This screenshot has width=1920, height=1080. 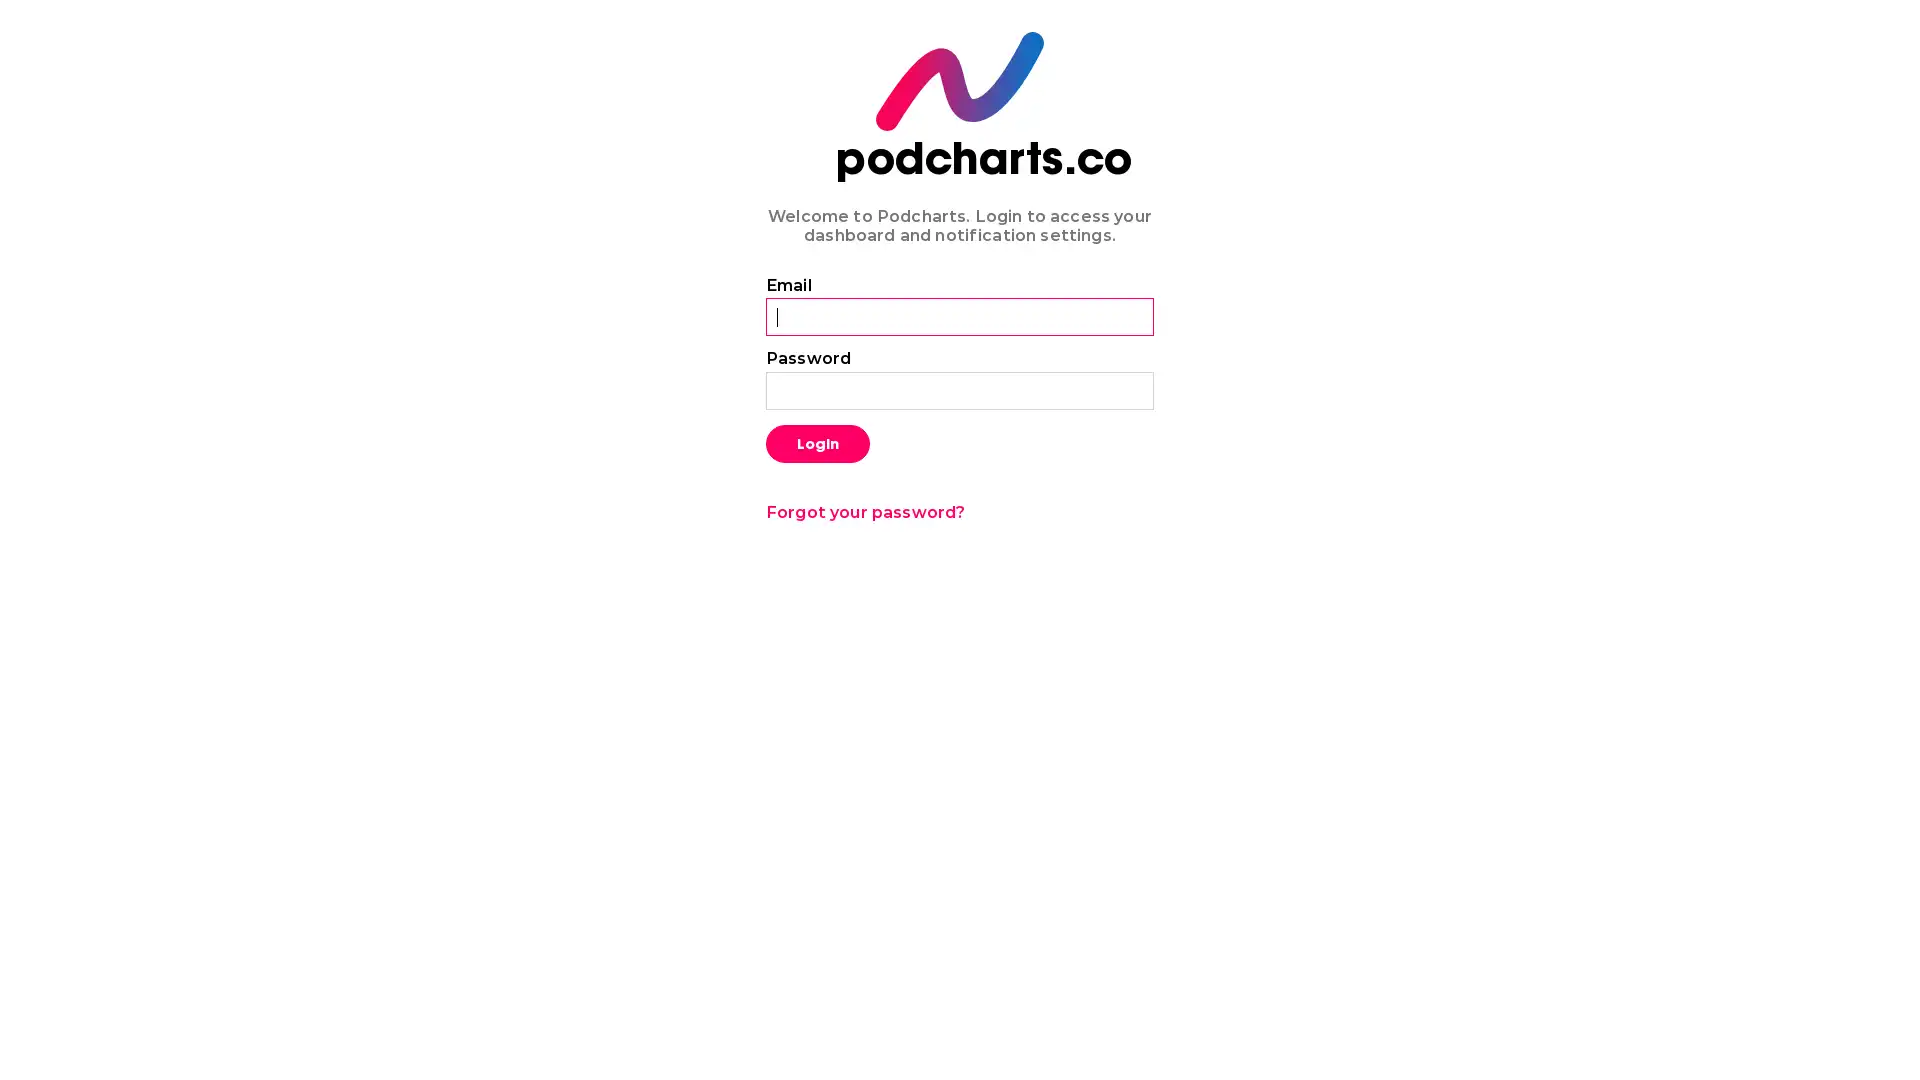 What do you see at coordinates (817, 442) in the screenshot?
I see `Login` at bounding box center [817, 442].